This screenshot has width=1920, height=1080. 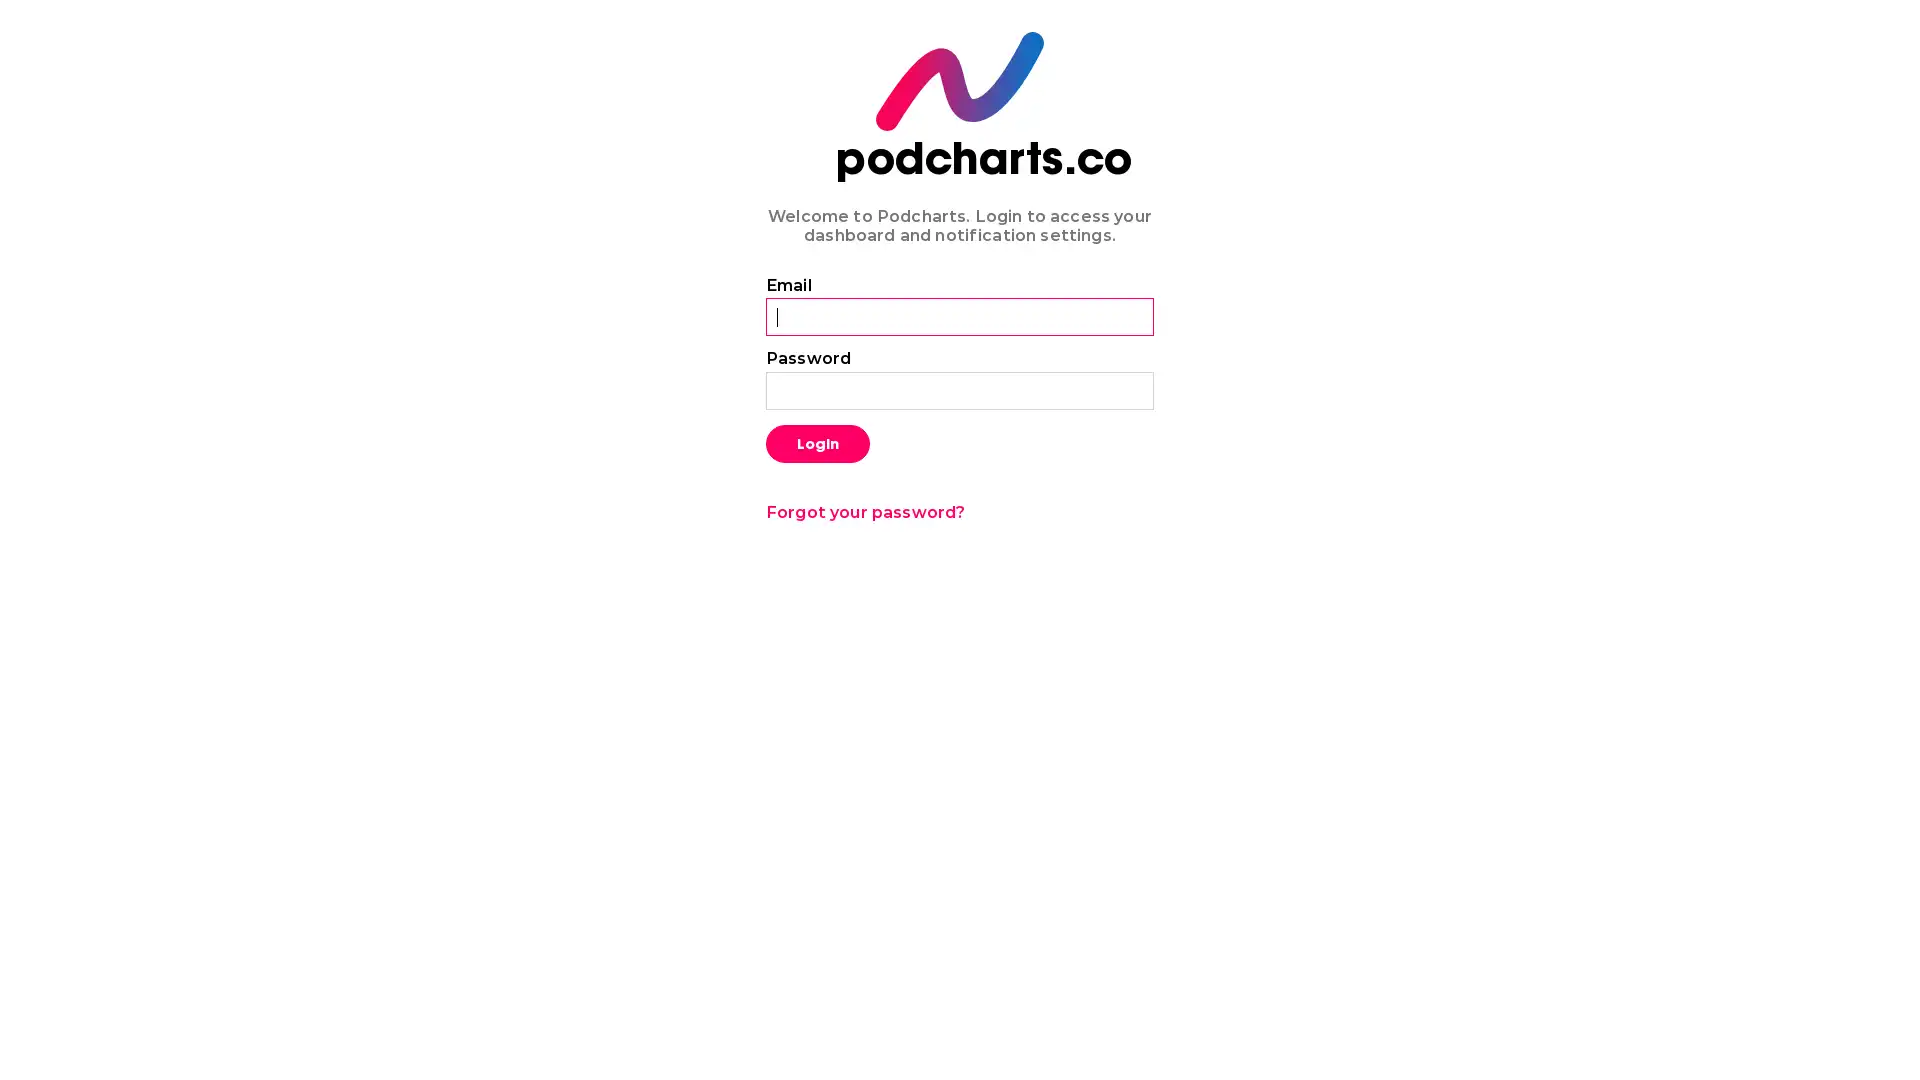 What do you see at coordinates (817, 442) in the screenshot?
I see `Login` at bounding box center [817, 442].